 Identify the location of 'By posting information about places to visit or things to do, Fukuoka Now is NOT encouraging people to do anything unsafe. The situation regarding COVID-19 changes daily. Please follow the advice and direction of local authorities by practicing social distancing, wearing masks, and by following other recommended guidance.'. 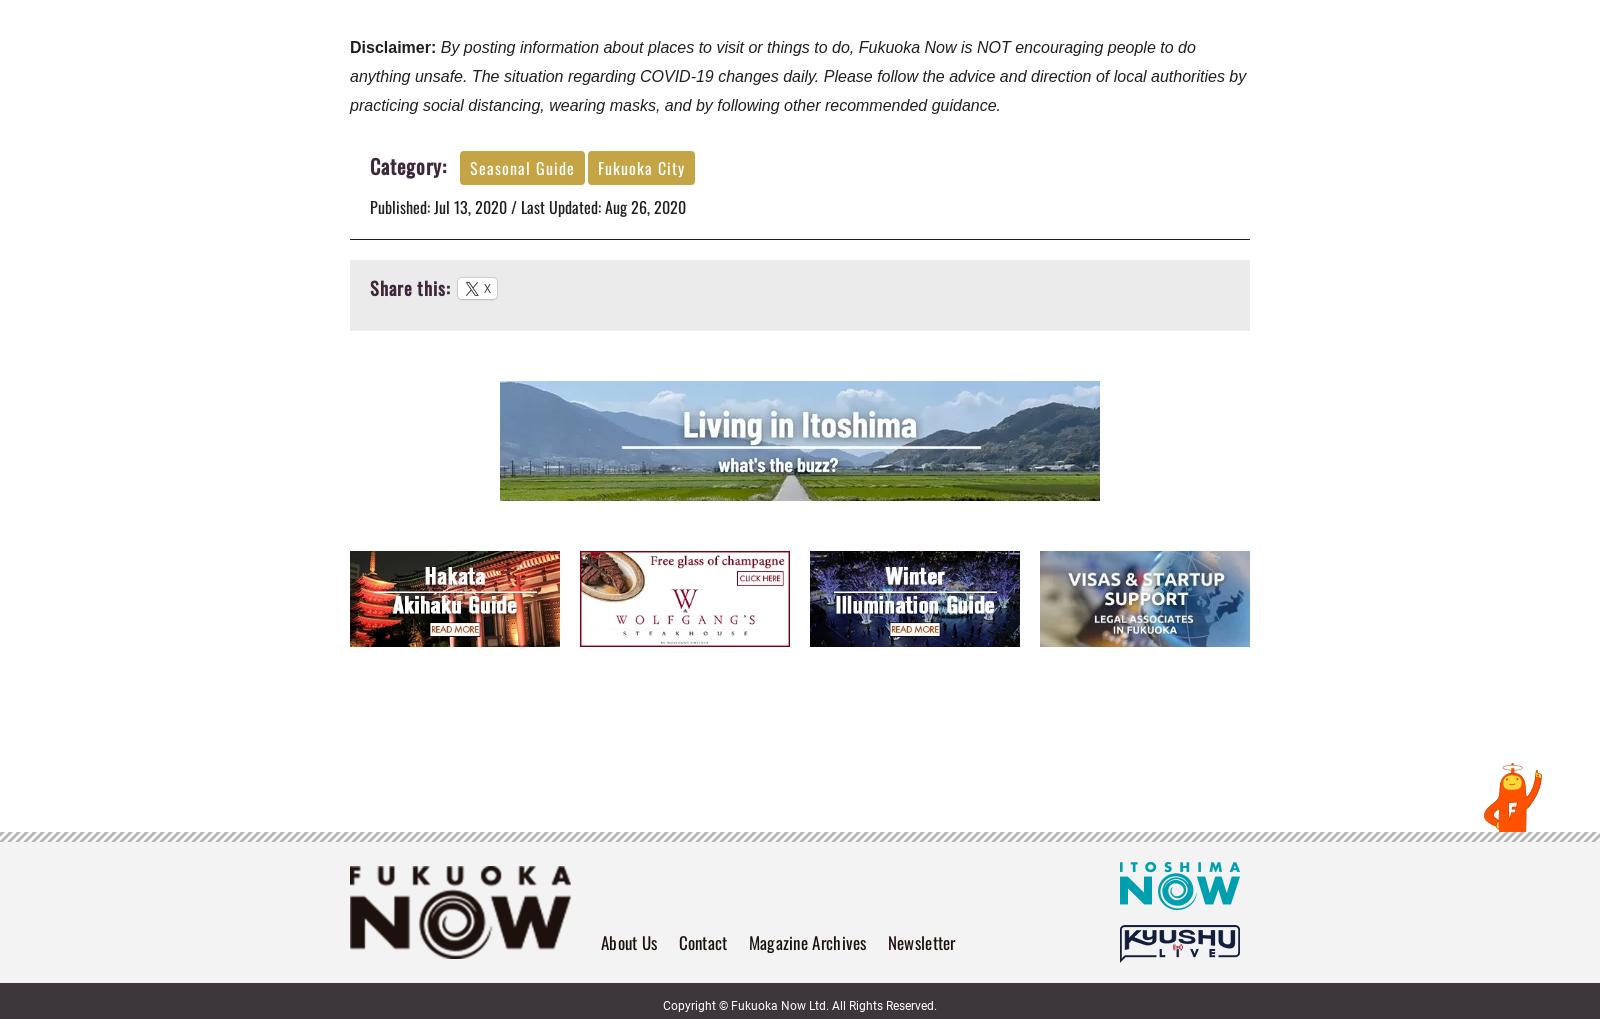
(798, 76).